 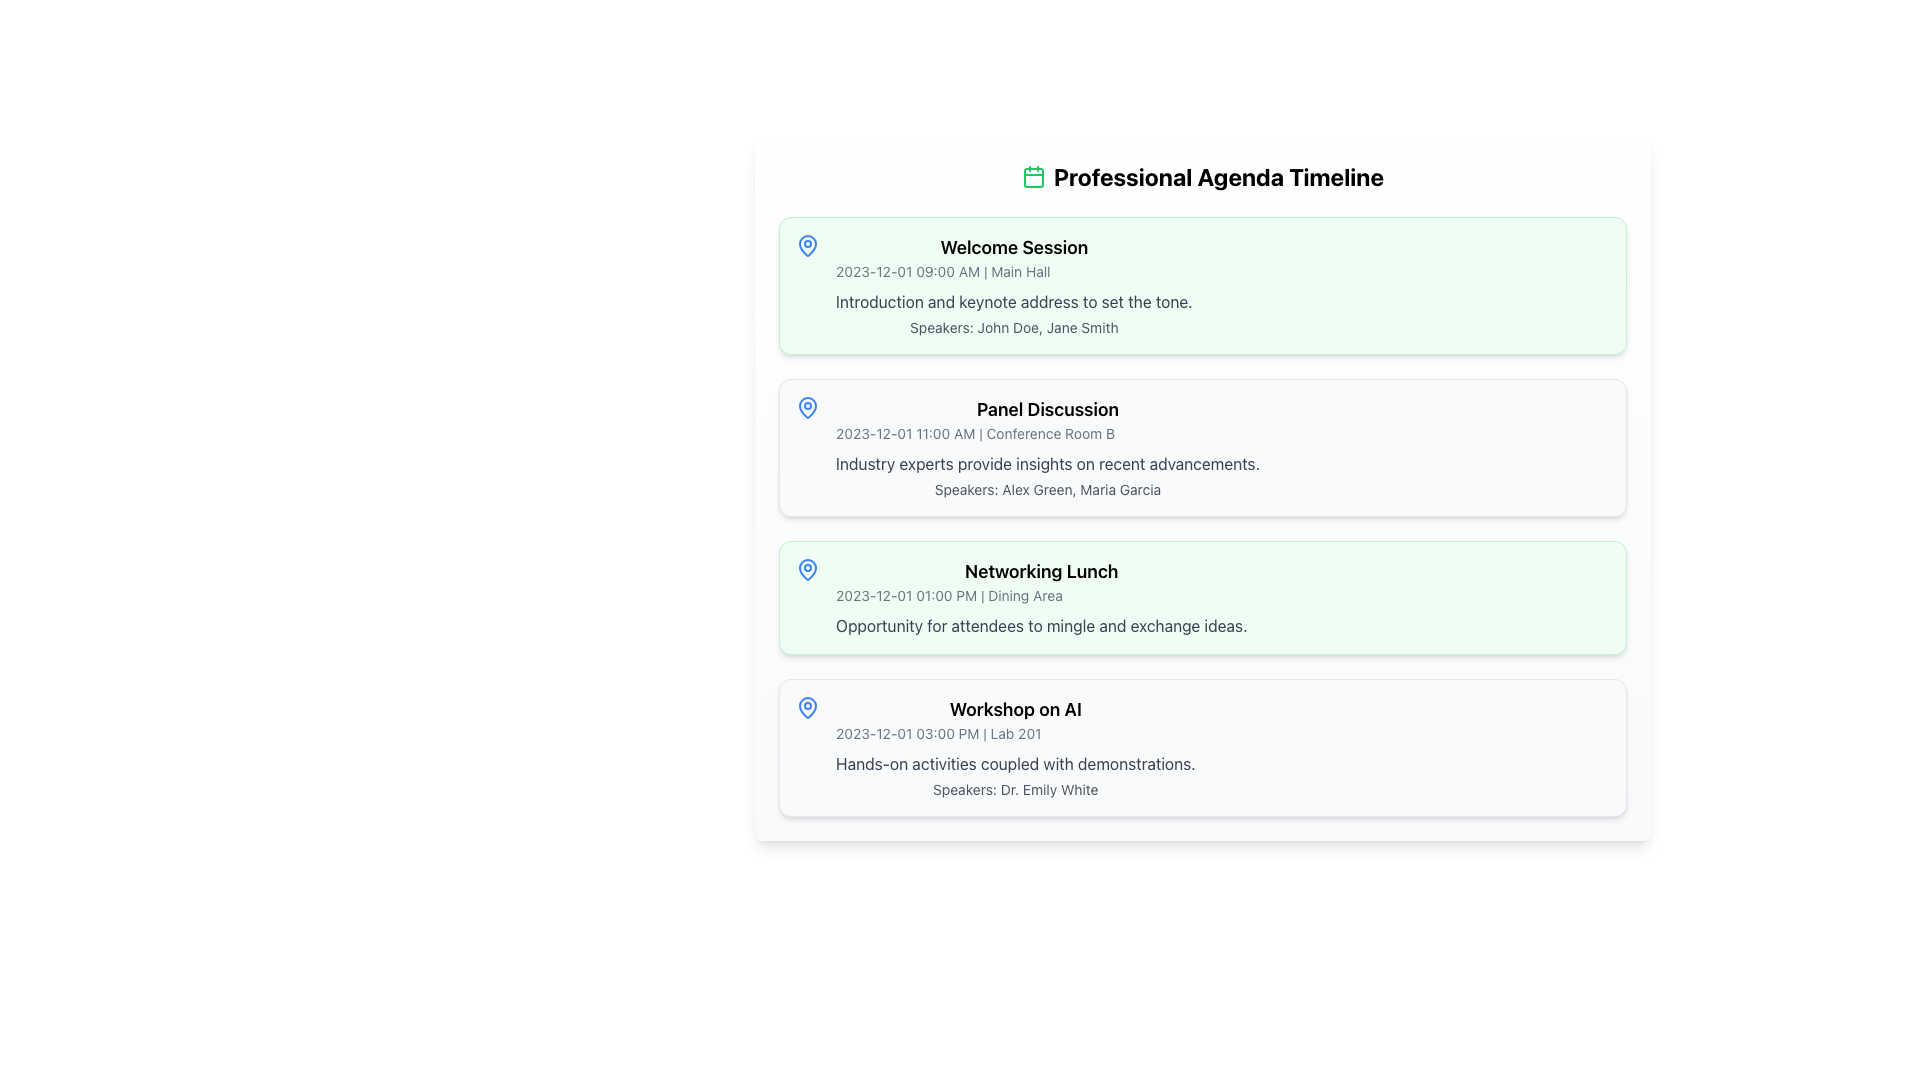 What do you see at coordinates (1046, 408) in the screenshot?
I see `the bold, black text element displaying the title 'Panel Discussion' which is prominently styled as a header in the middle of the app interface` at bounding box center [1046, 408].